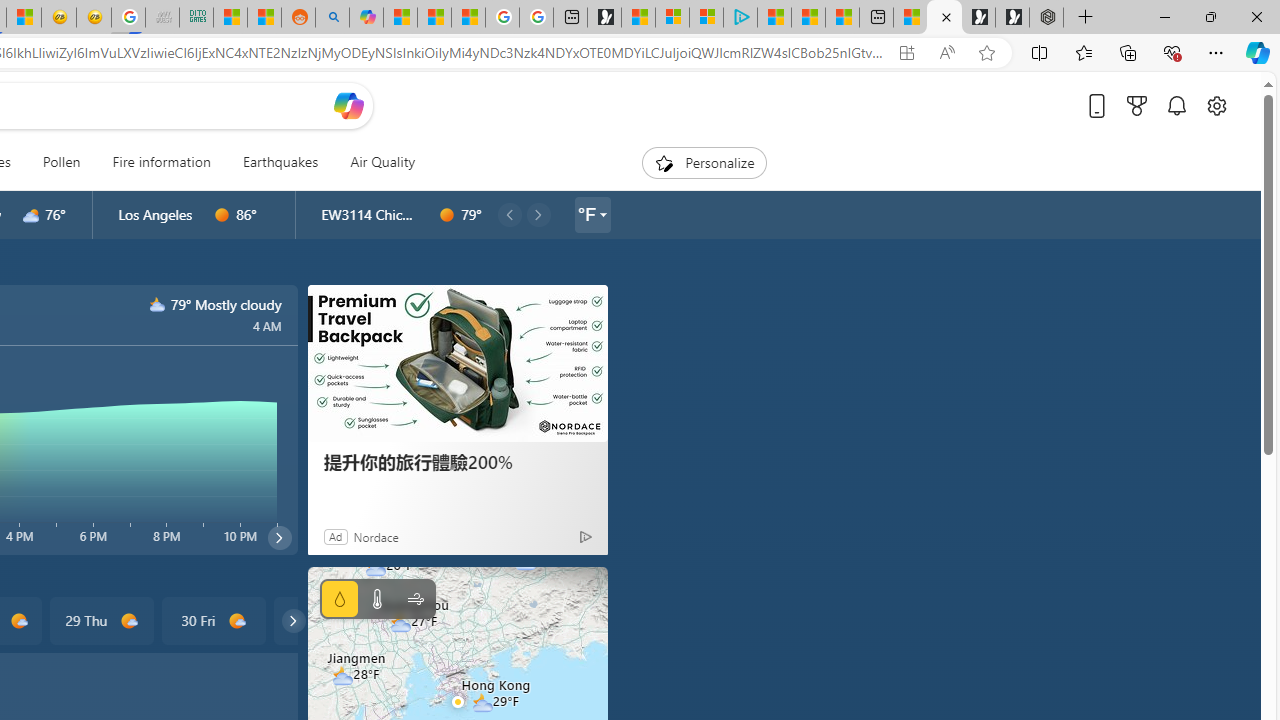  What do you see at coordinates (325, 620) in the screenshot?
I see `'31 Sat d1000'` at bounding box center [325, 620].